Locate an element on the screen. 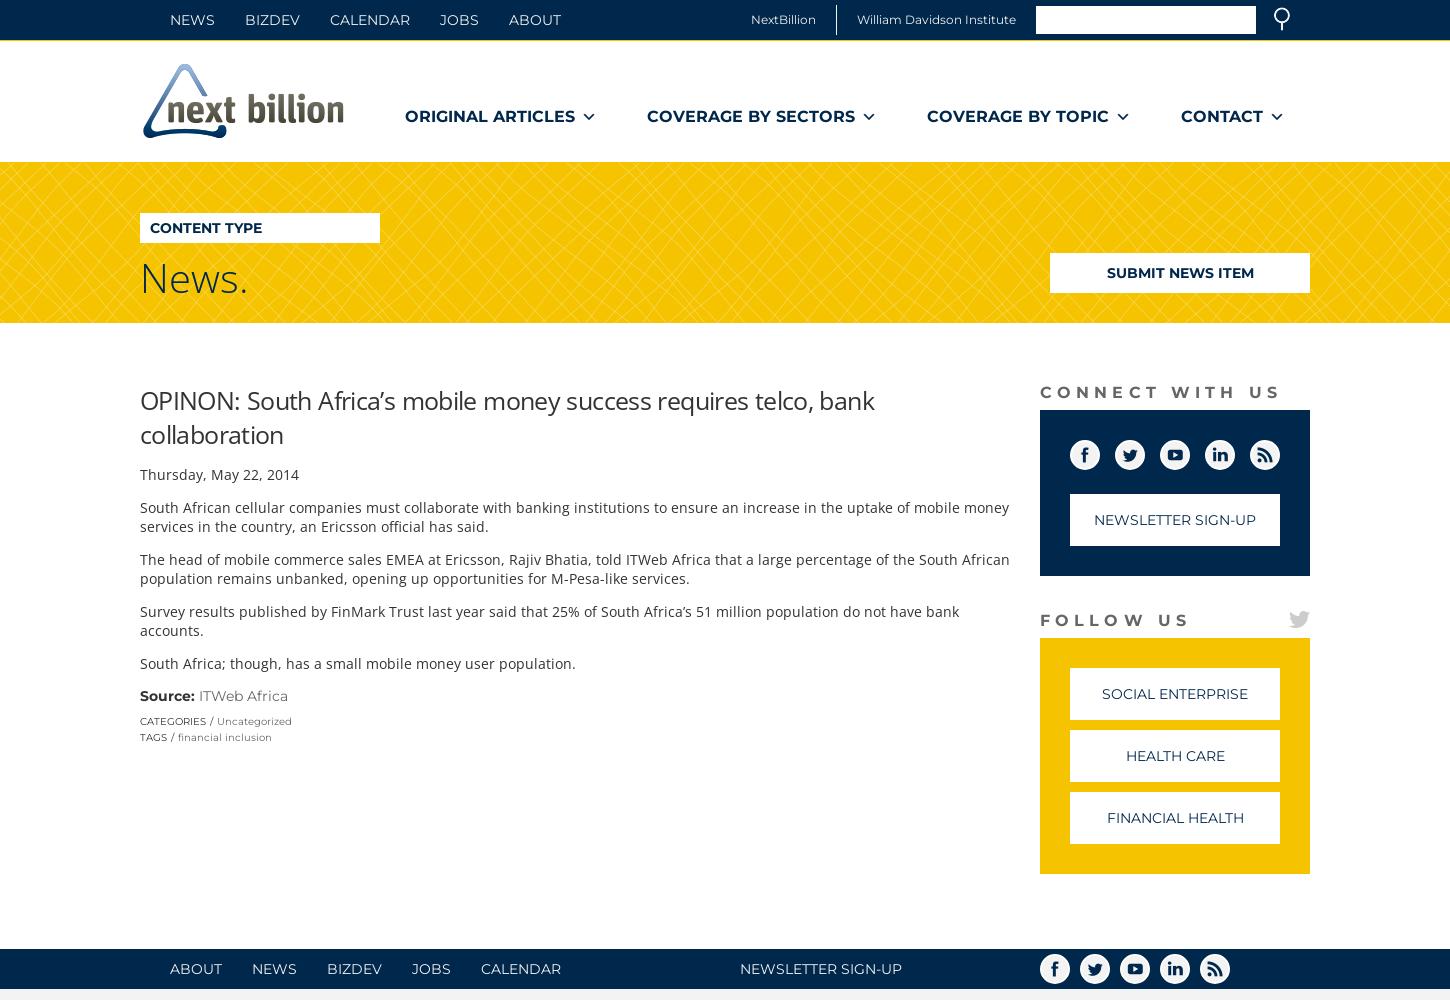 This screenshot has width=1450, height=1000. 'Follow Us' is located at coordinates (1114, 619).